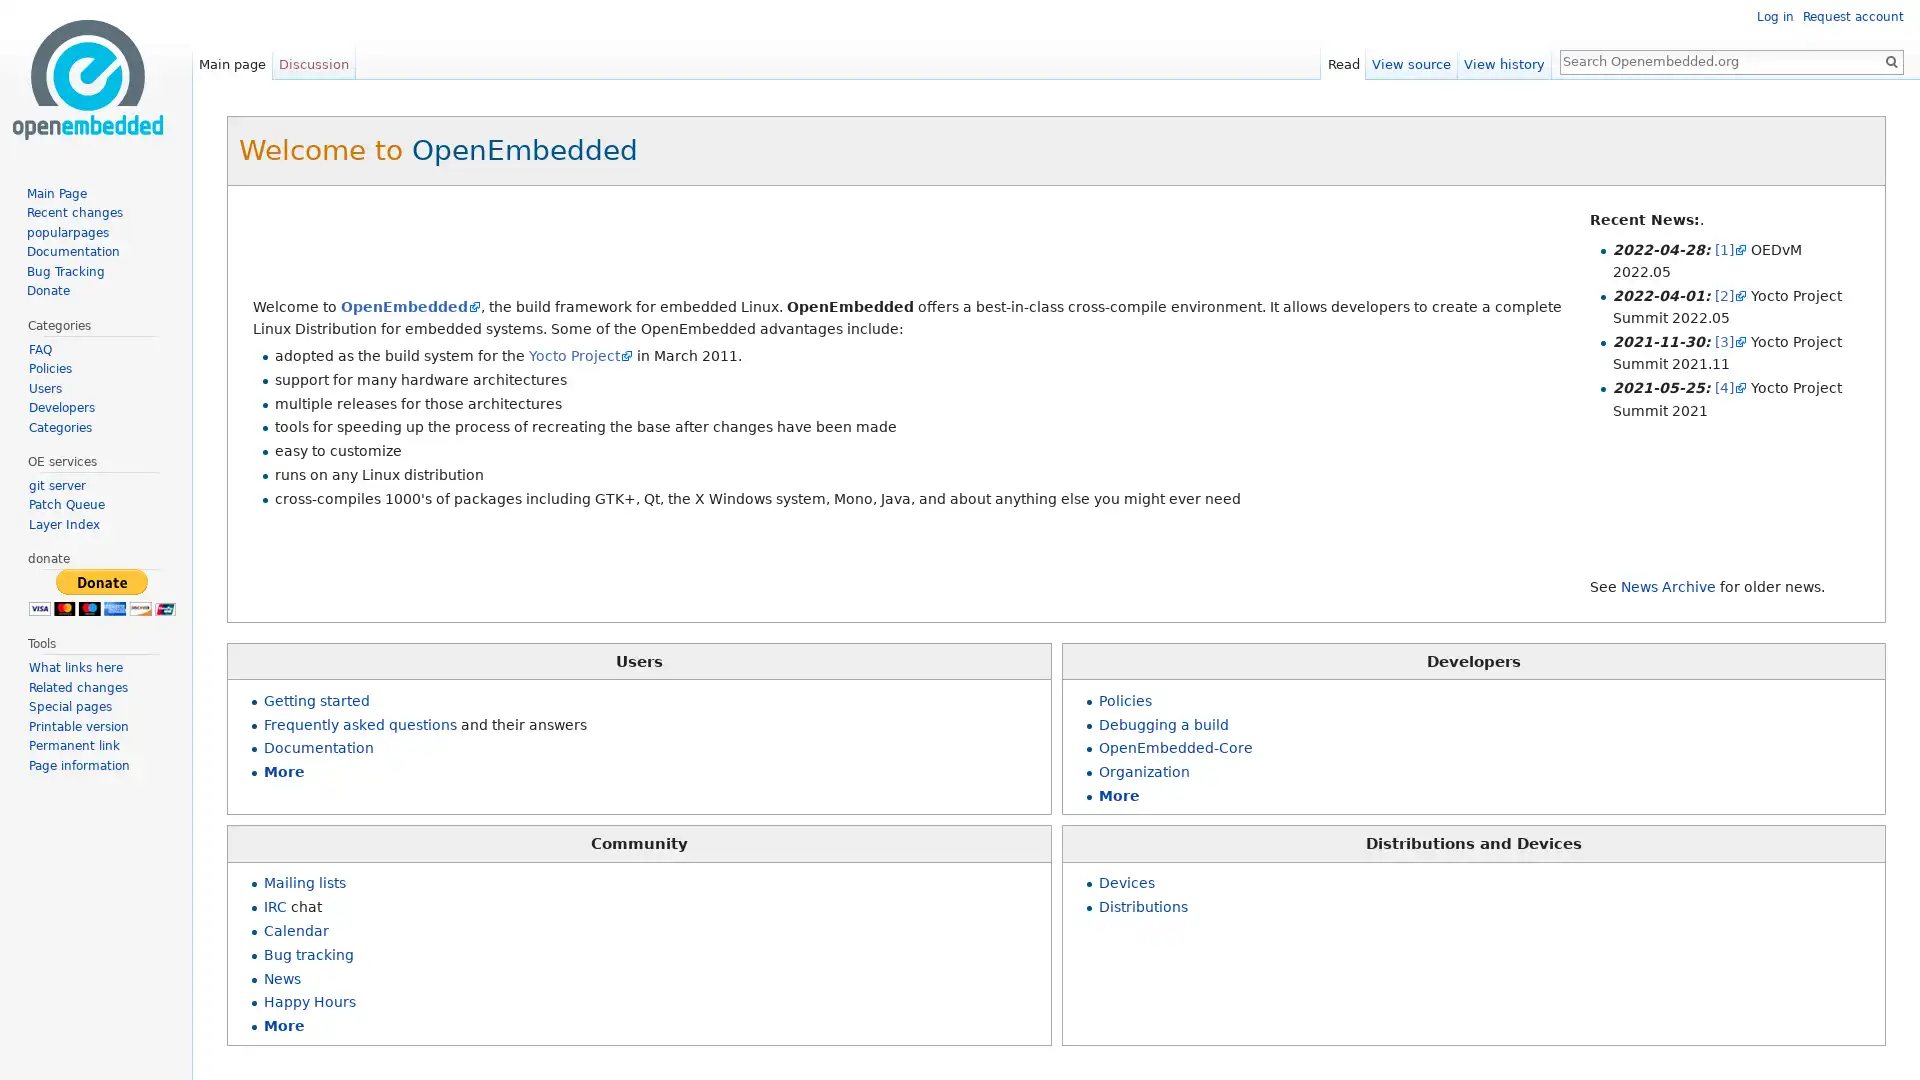 The image size is (1920, 1080). Describe the element at coordinates (1890, 60) in the screenshot. I see `Go` at that location.